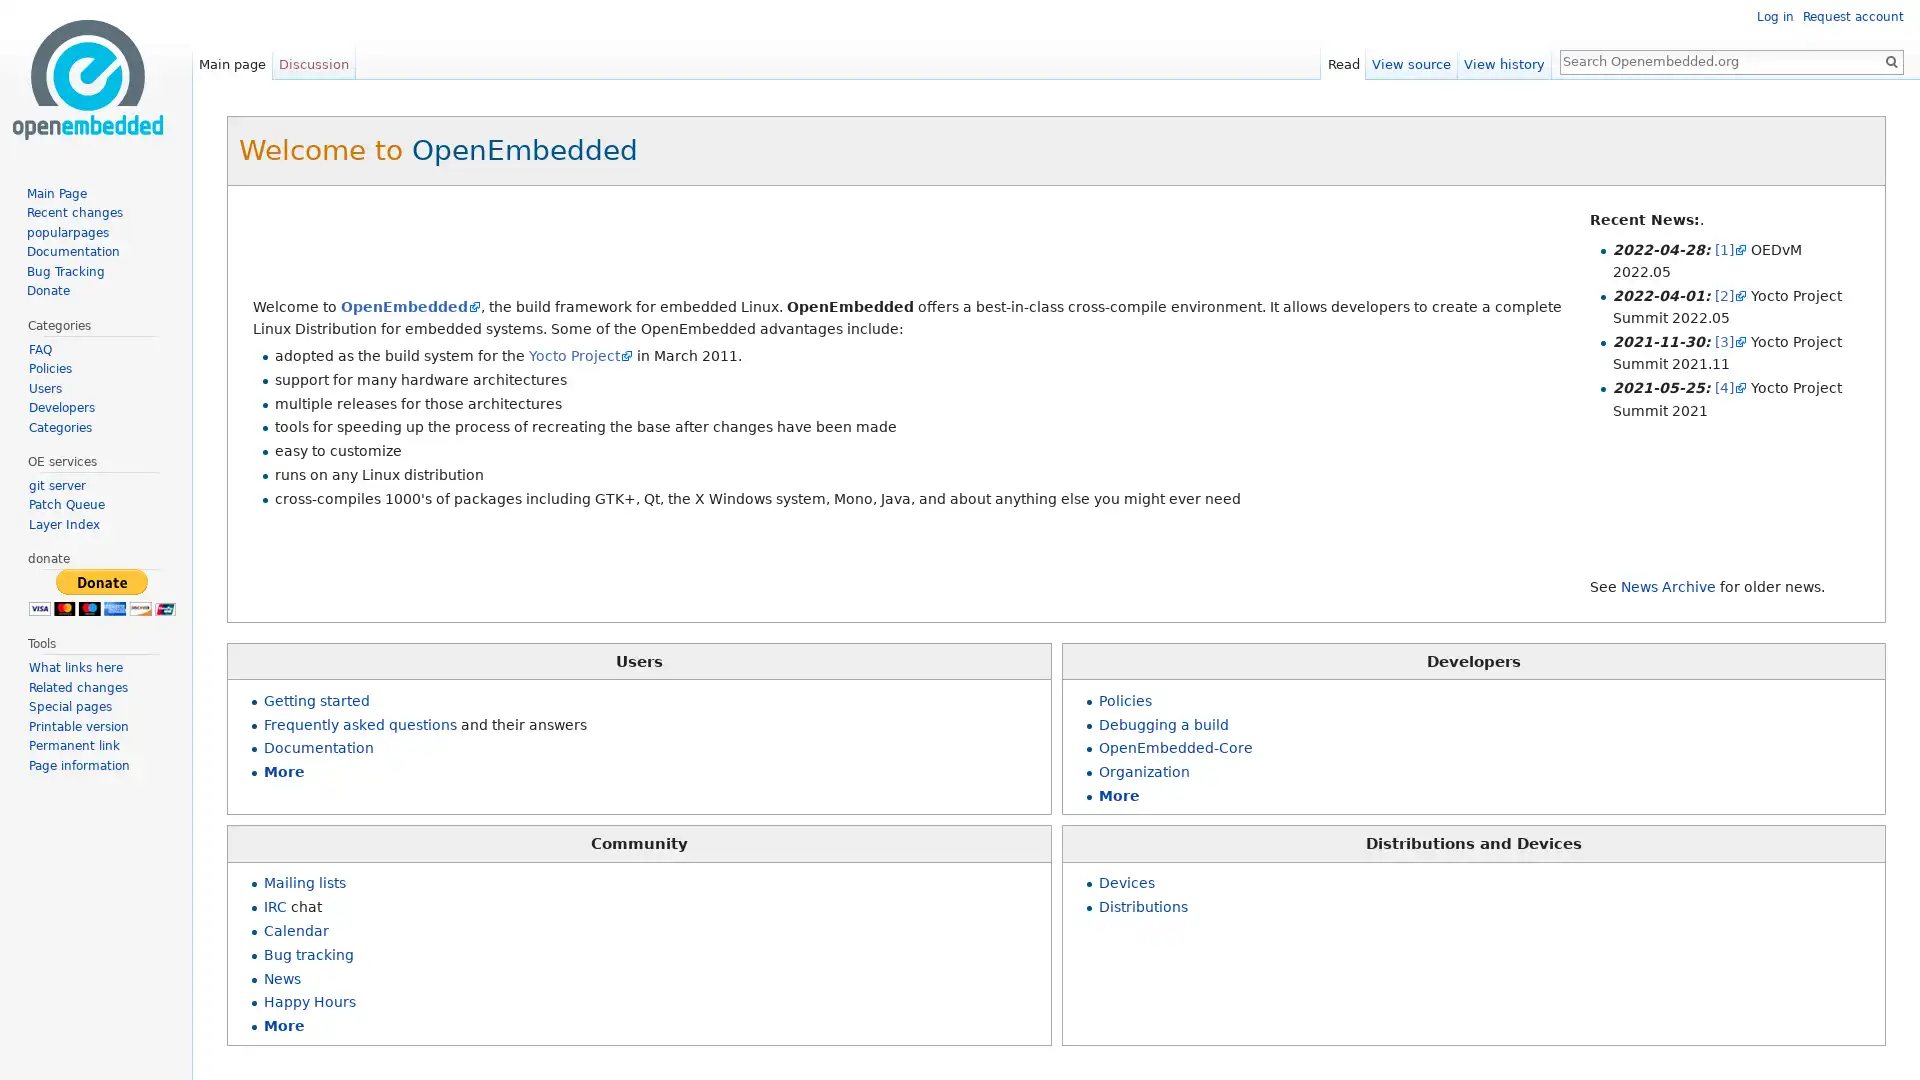 The image size is (1920, 1080). Describe the element at coordinates (1890, 60) in the screenshot. I see `Go` at that location.